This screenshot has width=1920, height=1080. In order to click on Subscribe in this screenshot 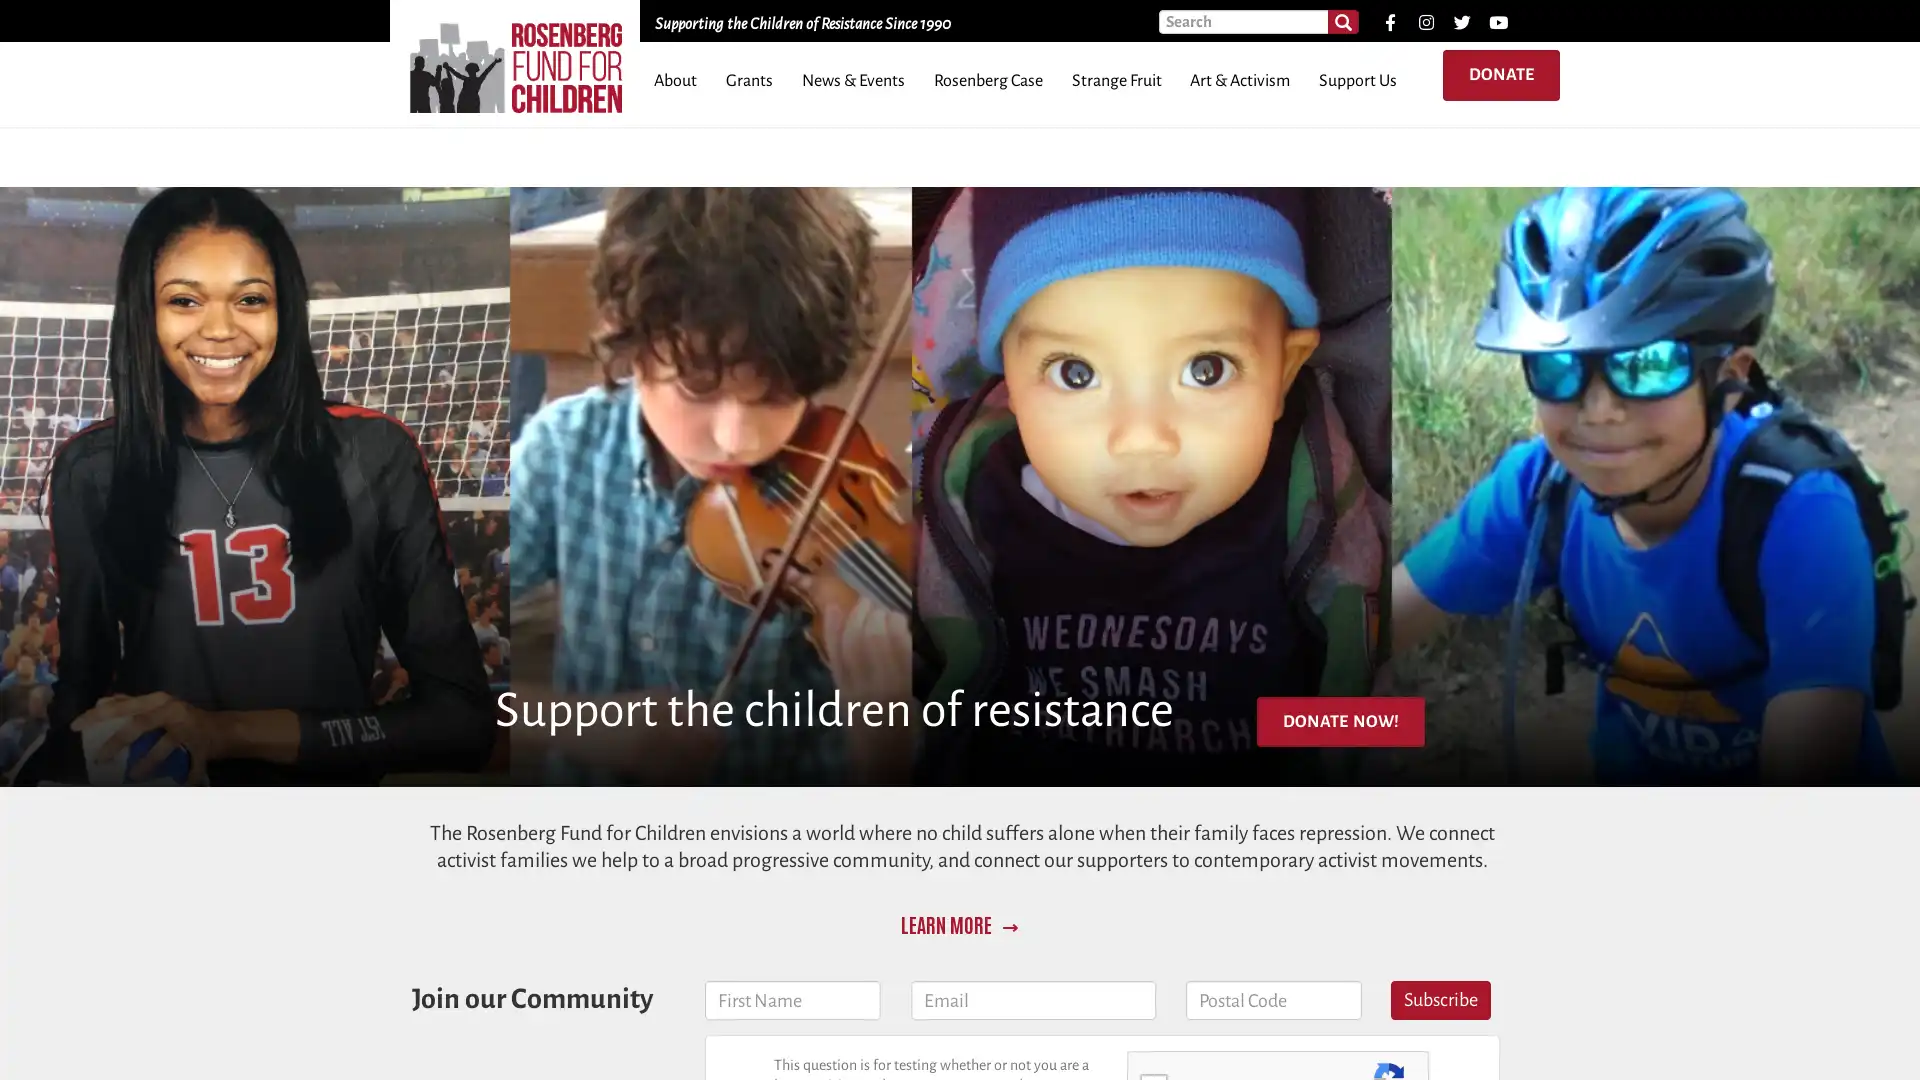, I will do `click(1440, 1000)`.